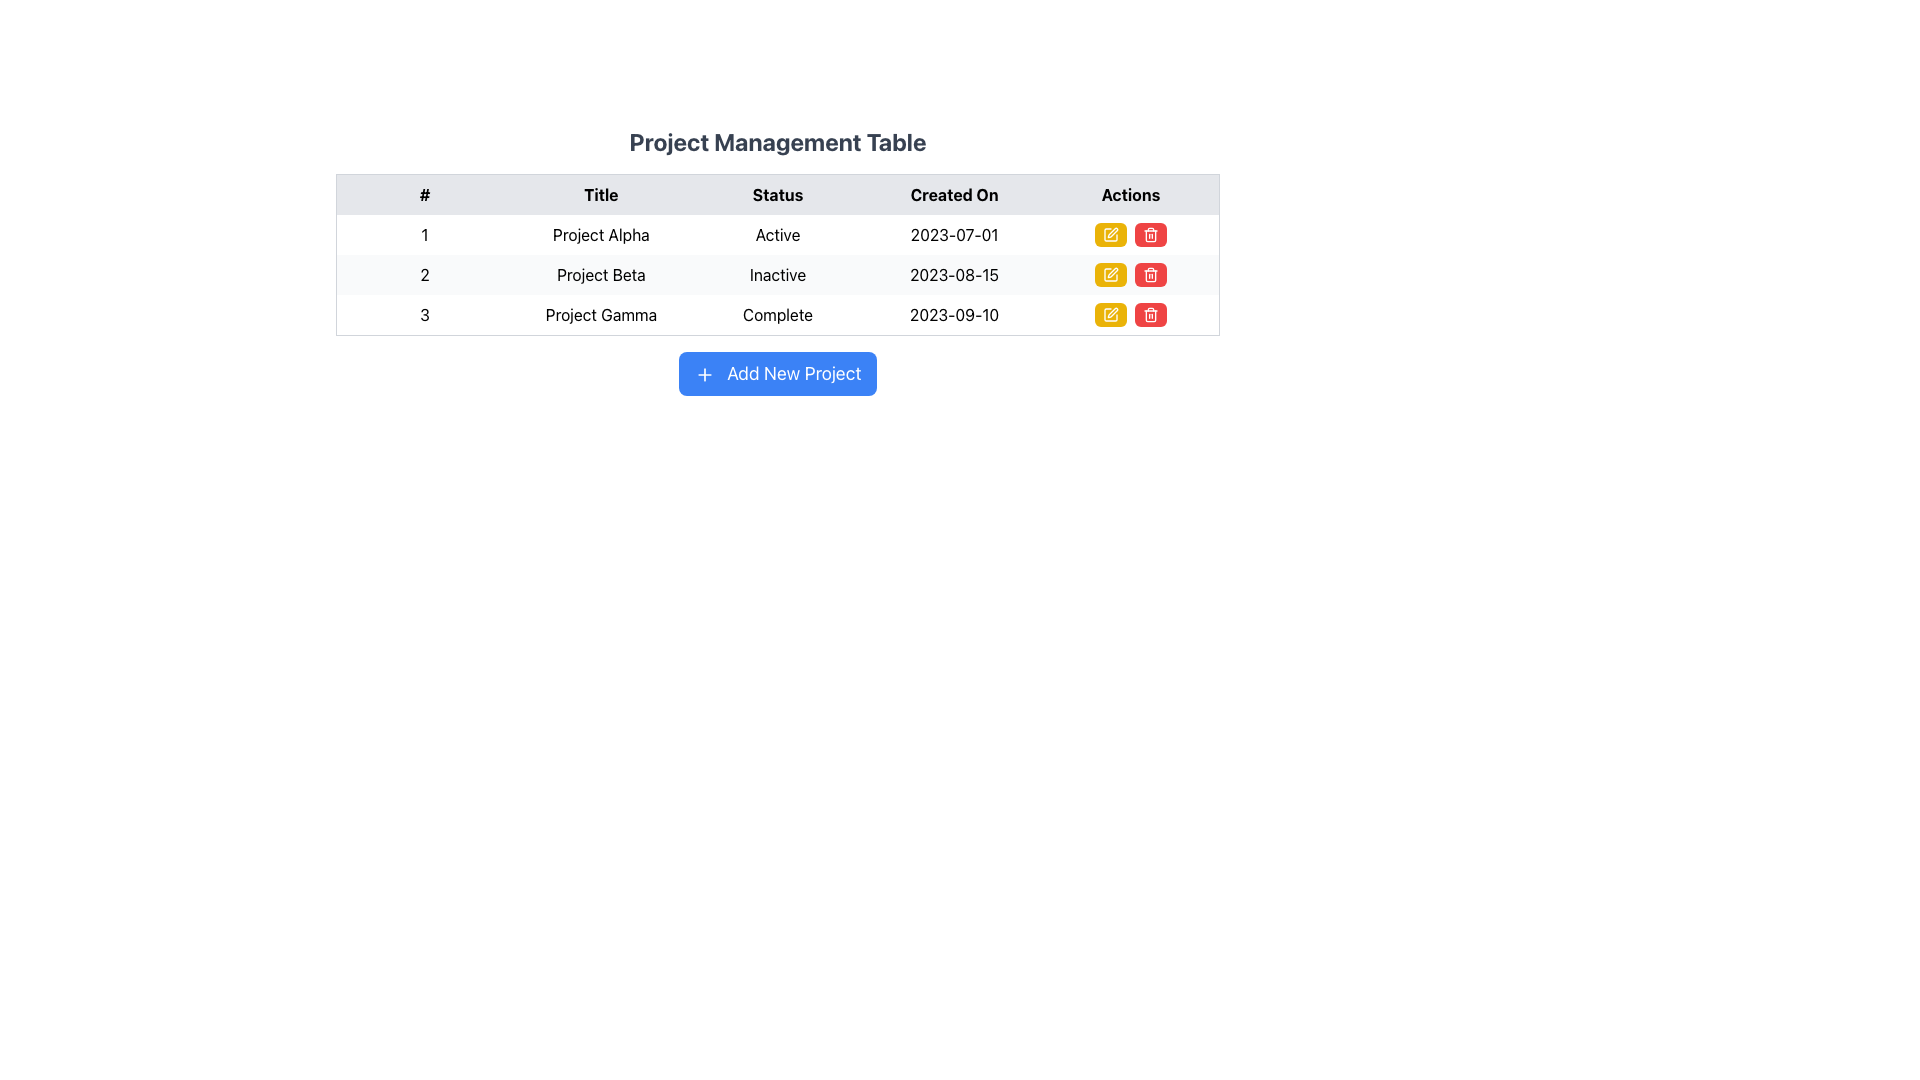  What do you see at coordinates (1150, 274) in the screenshot?
I see `the bright red delete button with a trash bin icon located in the Actions column of the second row of the table` at bounding box center [1150, 274].